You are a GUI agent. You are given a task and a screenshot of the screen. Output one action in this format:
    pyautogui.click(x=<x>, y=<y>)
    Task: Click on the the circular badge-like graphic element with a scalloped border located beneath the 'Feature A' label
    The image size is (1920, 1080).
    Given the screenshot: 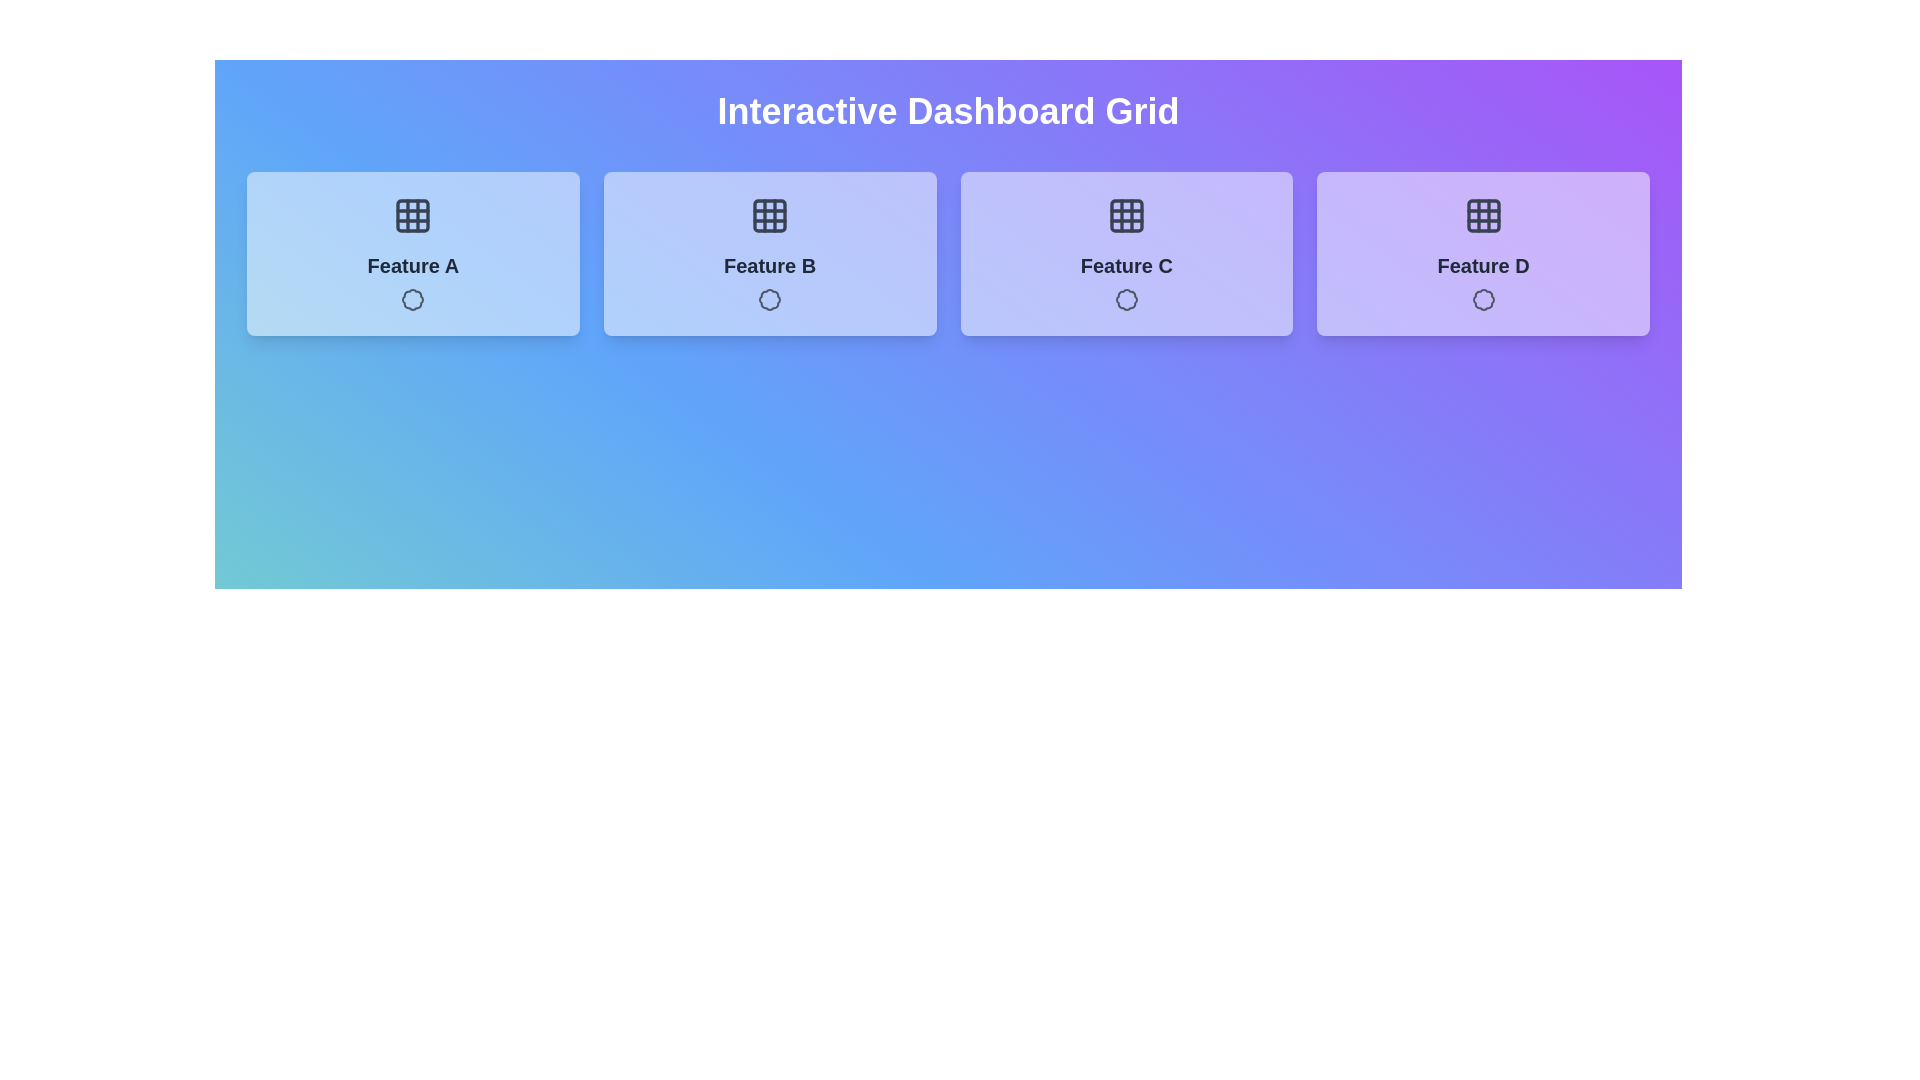 What is the action you would take?
    pyautogui.click(x=412, y=300)
    